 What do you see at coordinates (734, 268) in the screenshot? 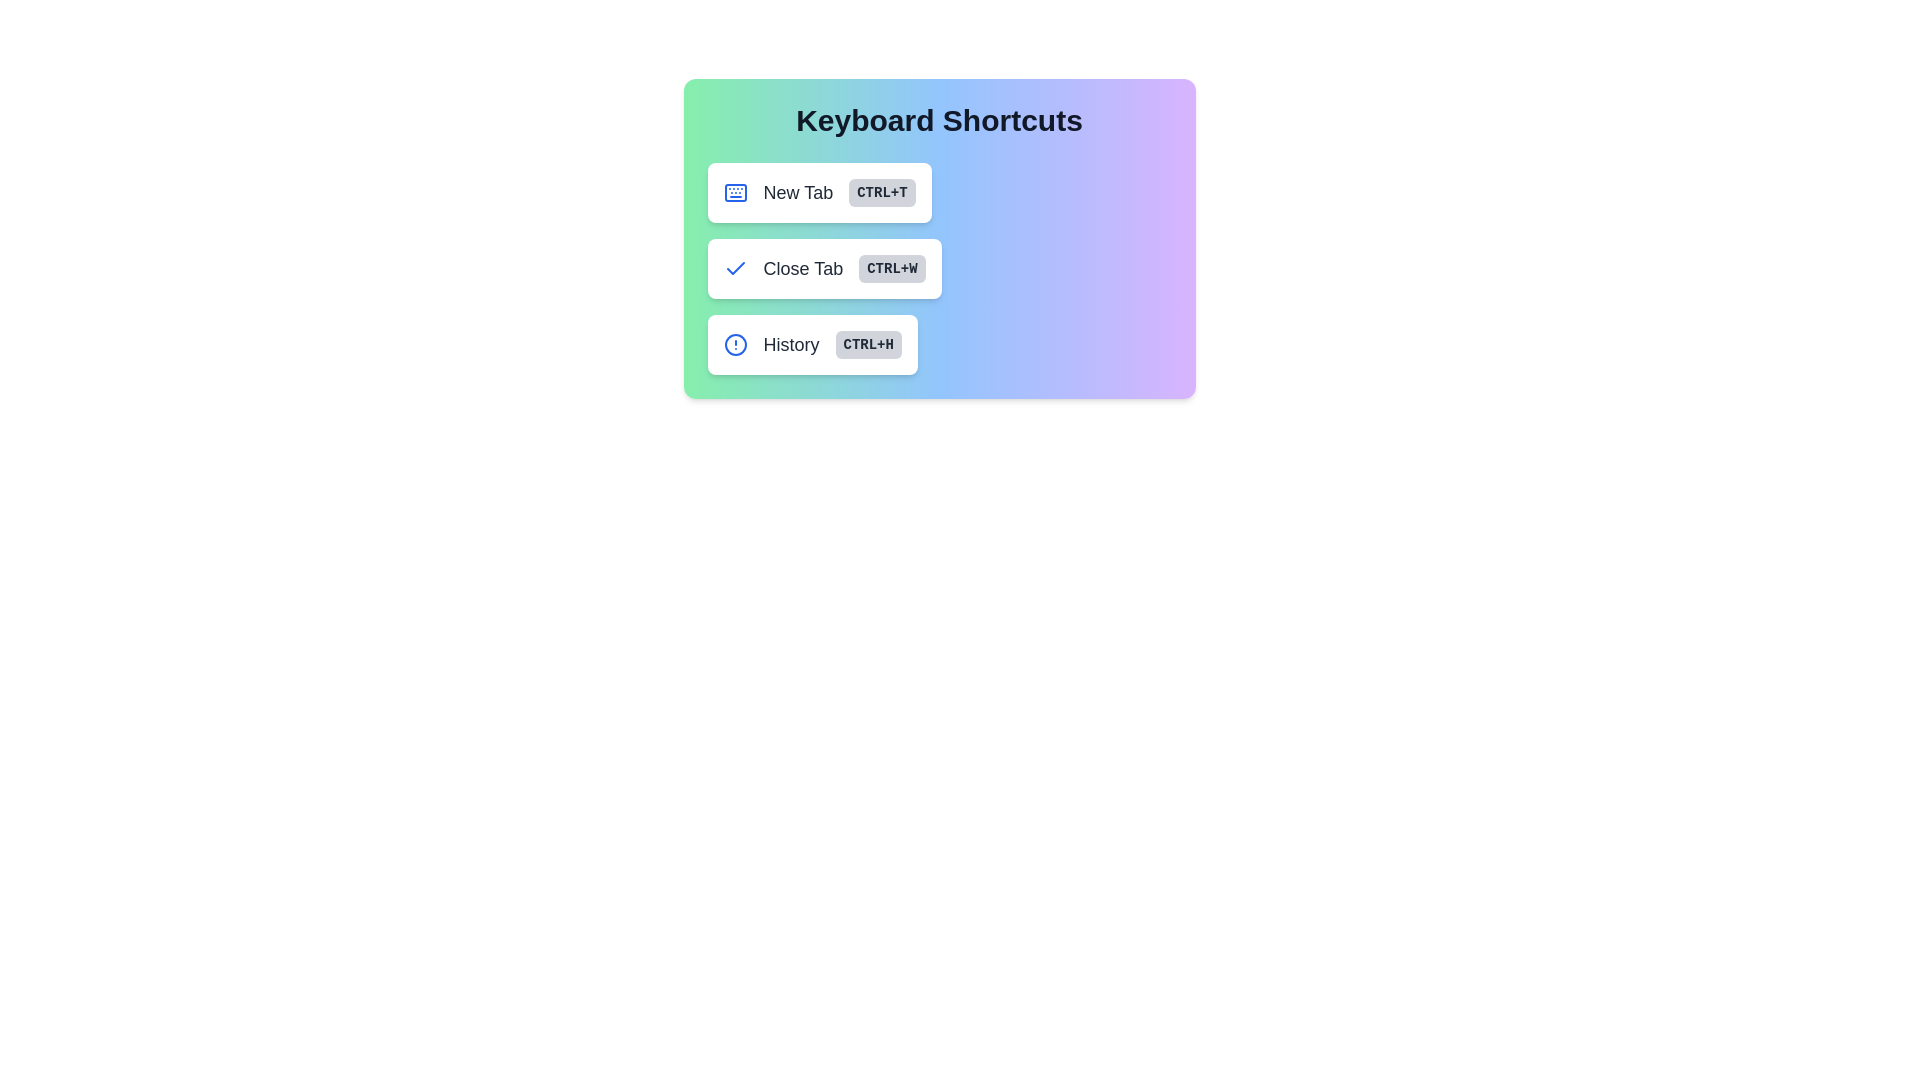
I see `the blue checkmark icon located in the leftmost part of the 'Close Tab' row, which is the second row under the 'Keyboard Shortcuts' heading` at bounding box center [734, 268].